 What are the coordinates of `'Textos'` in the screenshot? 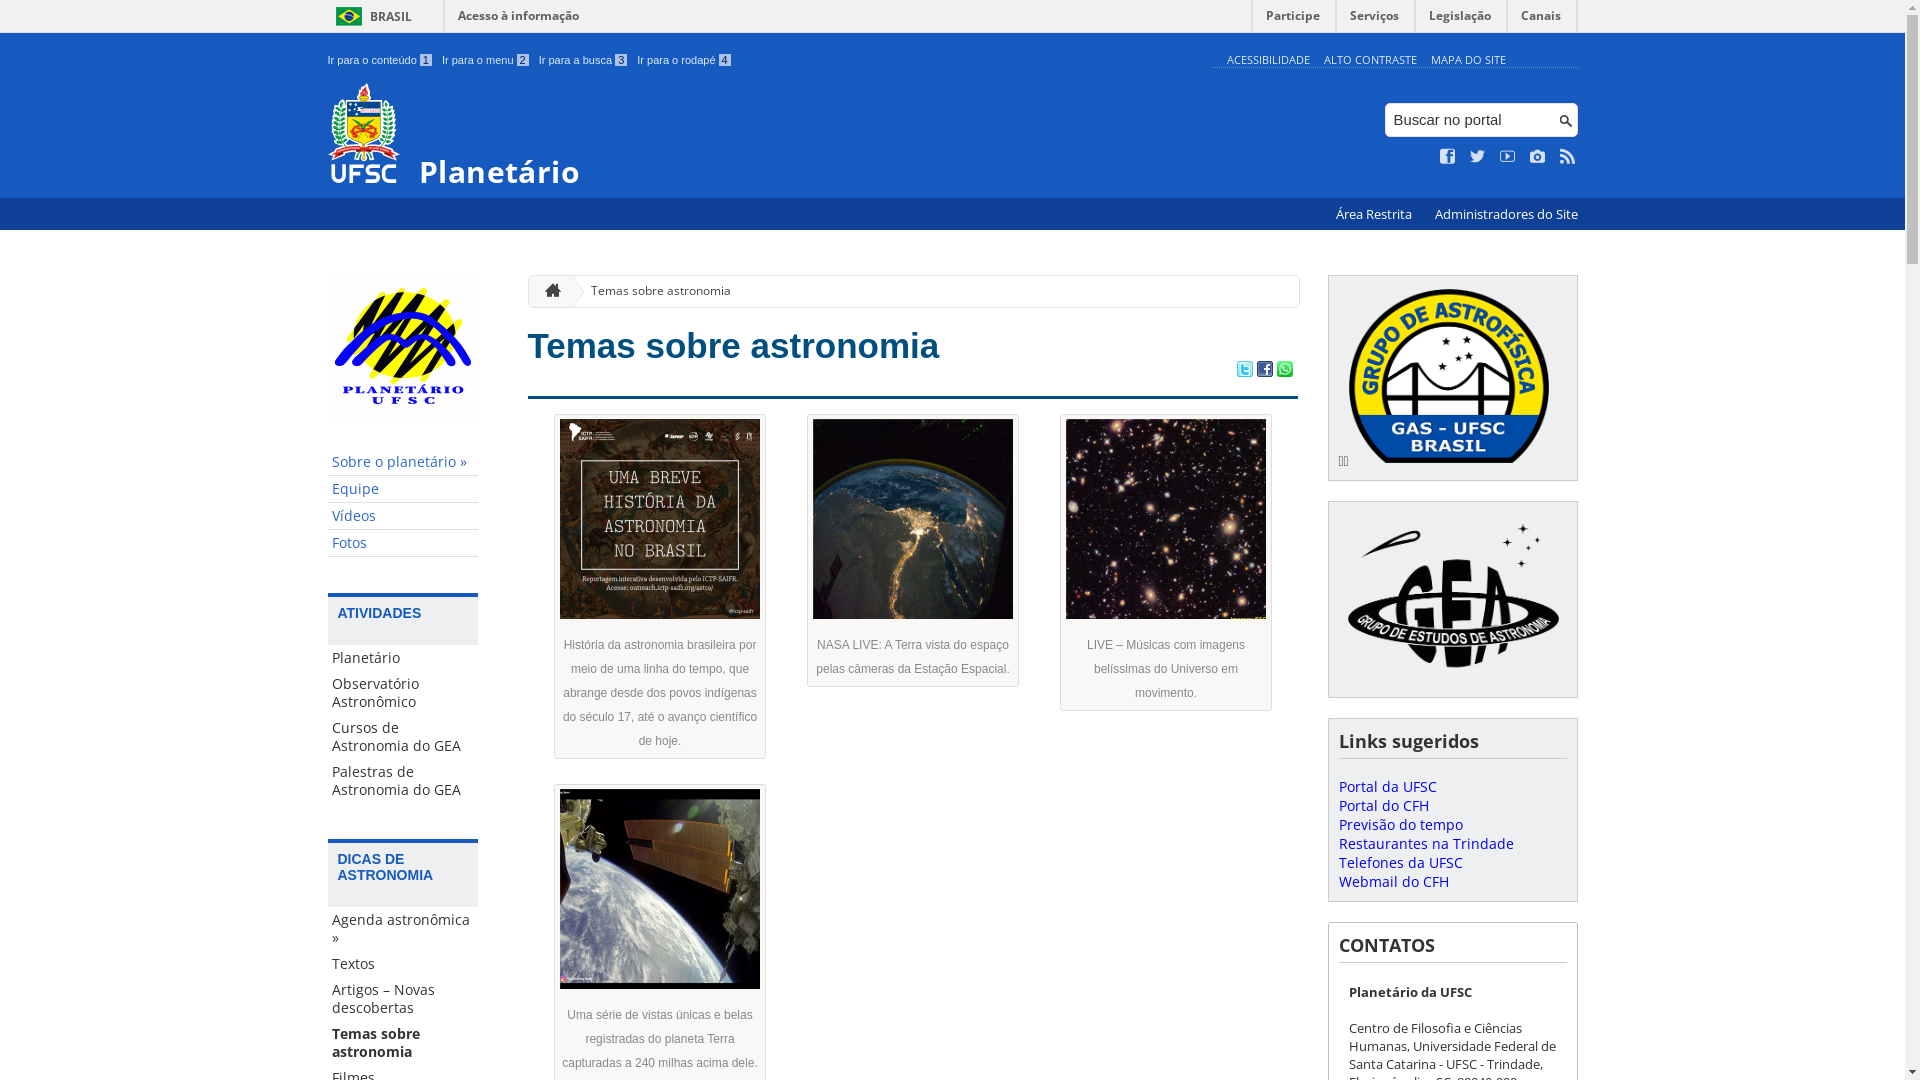 It's located at (402, 963).